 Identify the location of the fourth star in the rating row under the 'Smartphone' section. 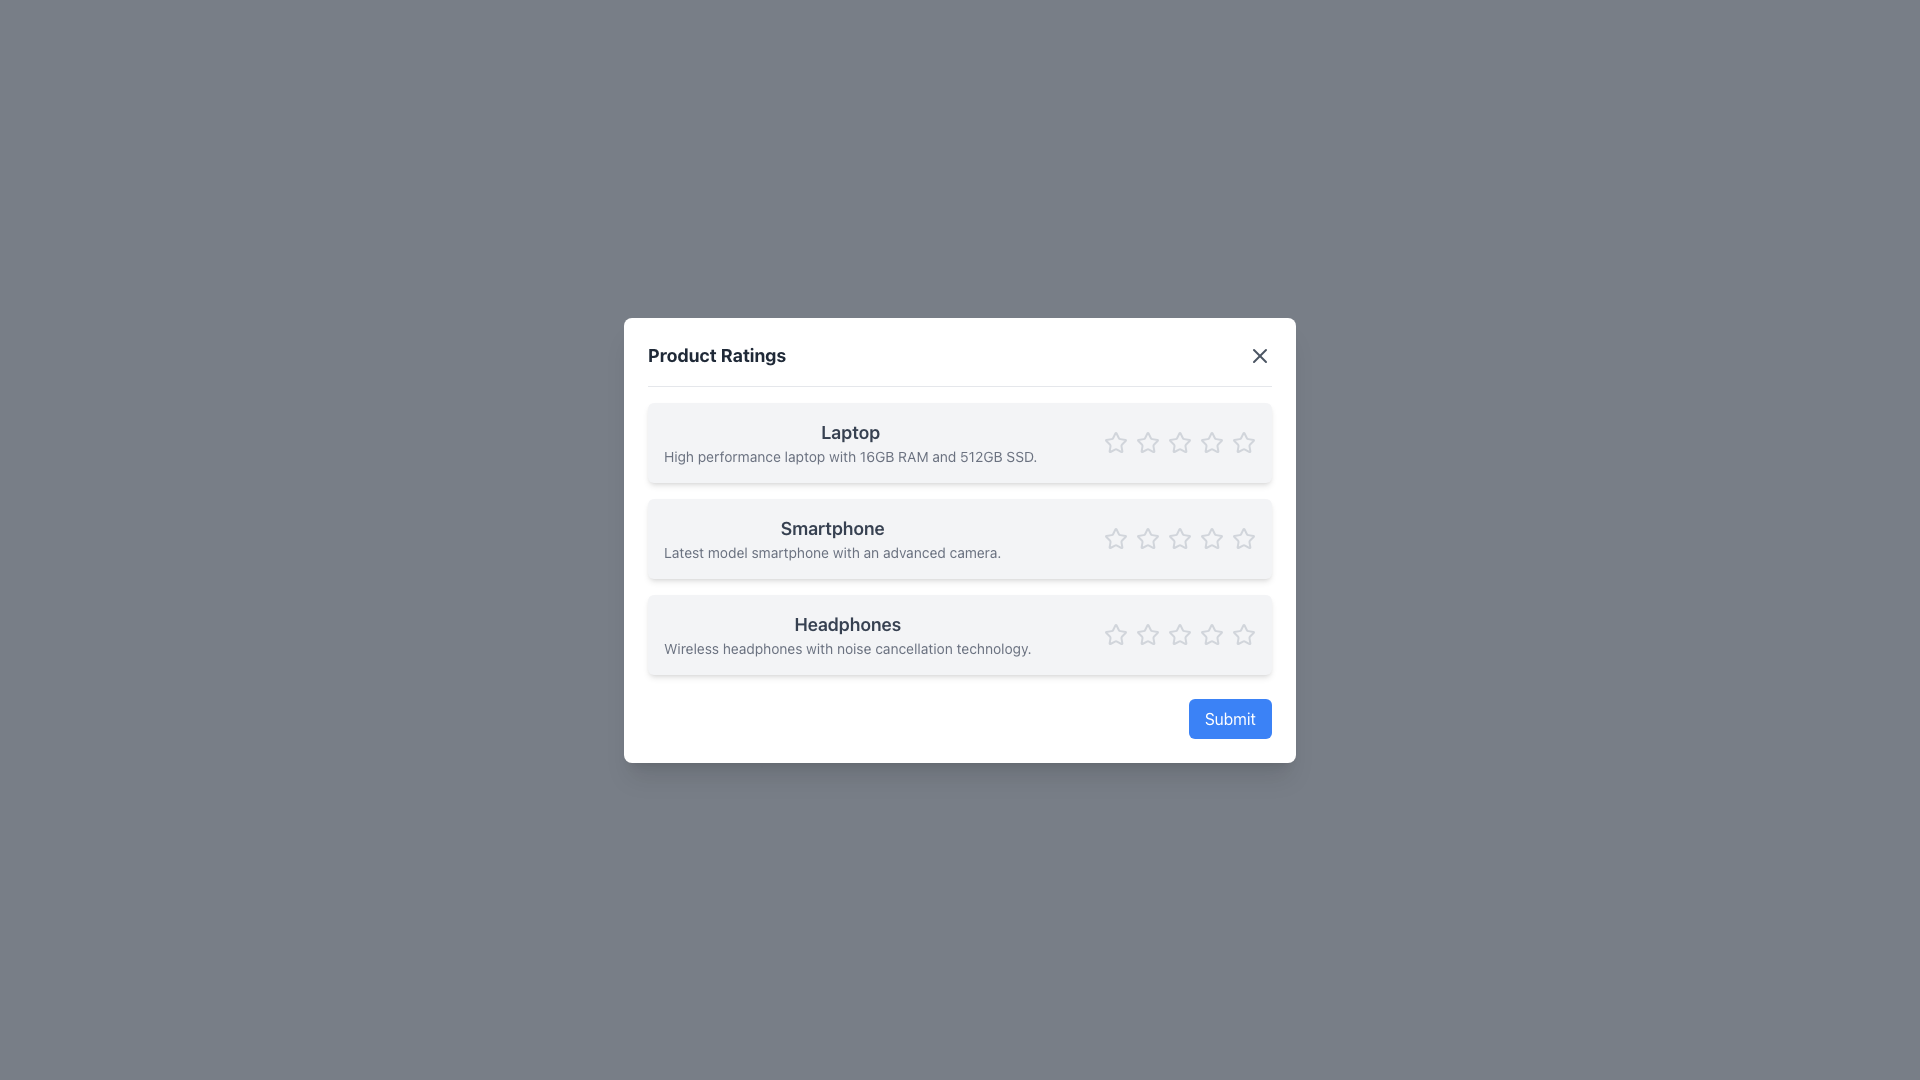
(1180, 537).